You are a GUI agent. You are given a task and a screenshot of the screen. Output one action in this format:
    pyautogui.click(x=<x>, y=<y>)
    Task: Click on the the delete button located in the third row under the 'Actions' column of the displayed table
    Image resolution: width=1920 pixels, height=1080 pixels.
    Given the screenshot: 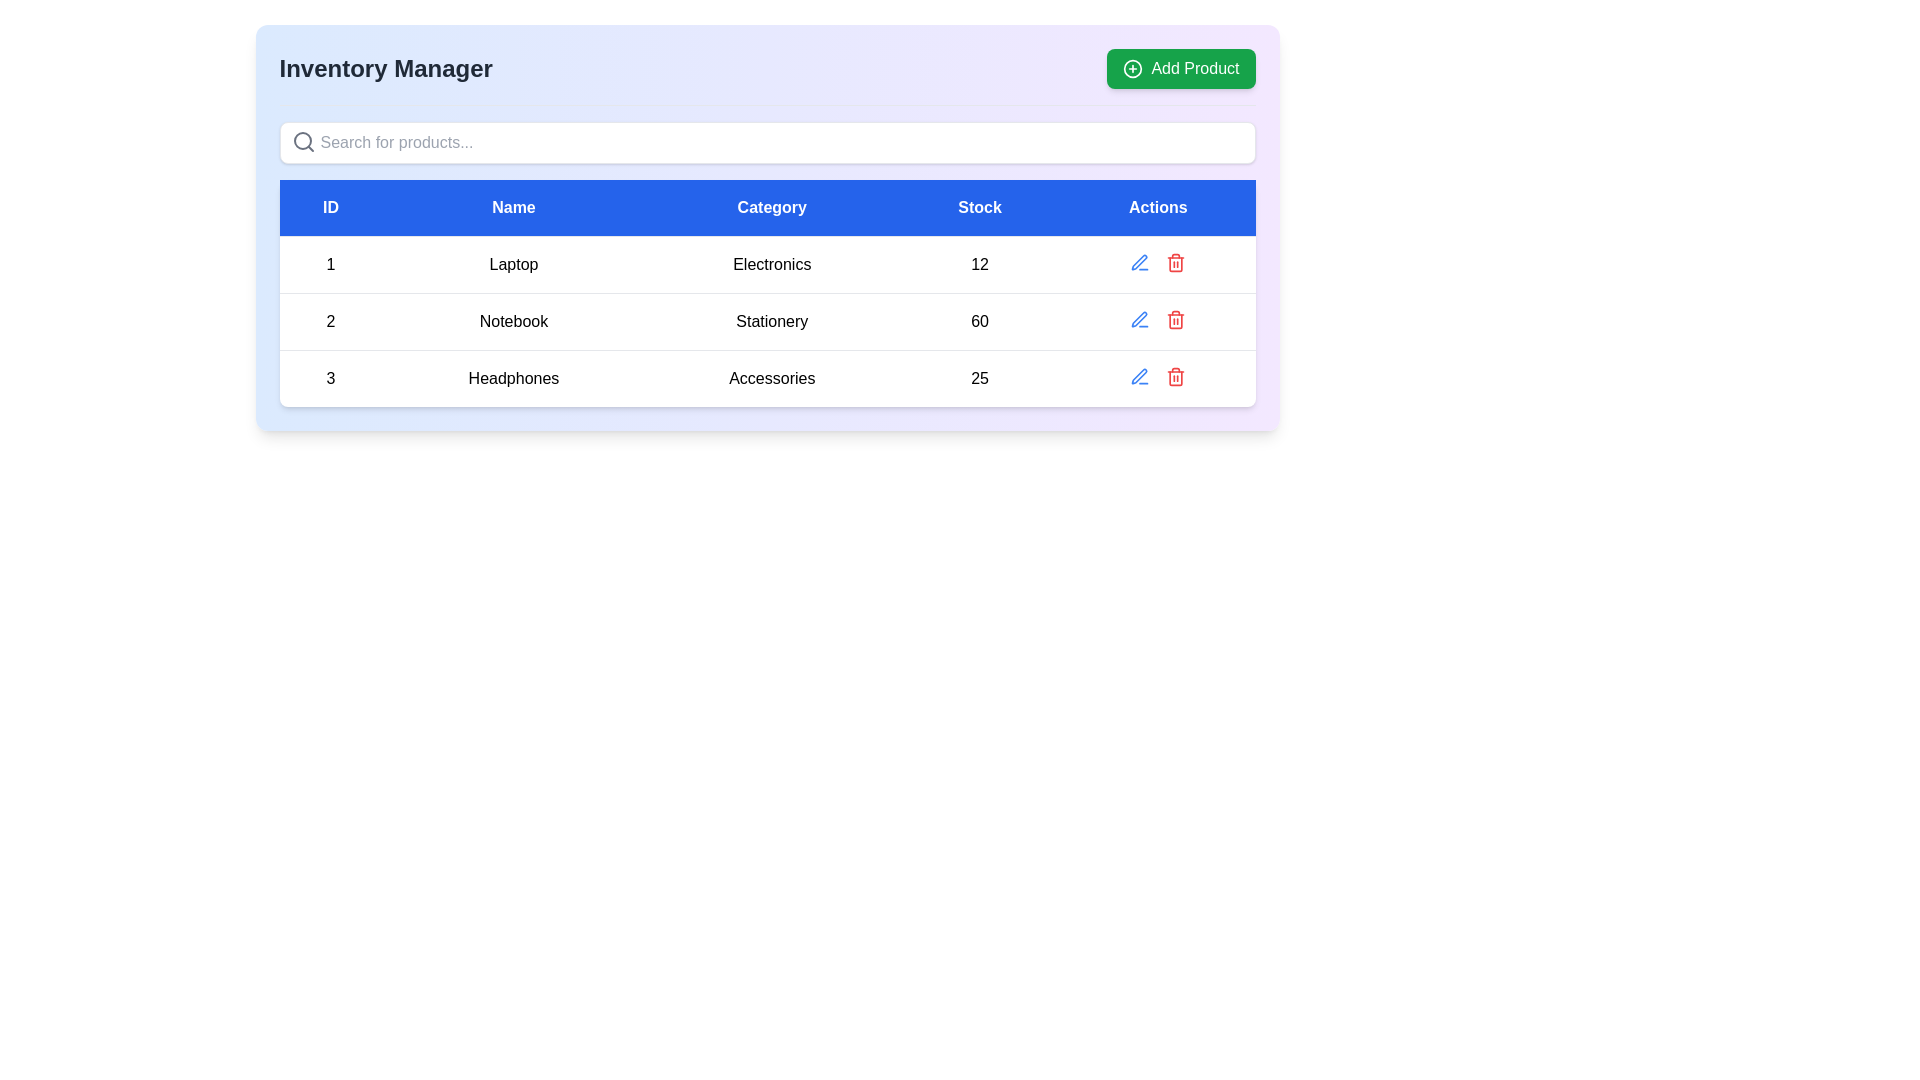 What is the action you would take?
    pyautogui.click(x=1176, y=377)
    